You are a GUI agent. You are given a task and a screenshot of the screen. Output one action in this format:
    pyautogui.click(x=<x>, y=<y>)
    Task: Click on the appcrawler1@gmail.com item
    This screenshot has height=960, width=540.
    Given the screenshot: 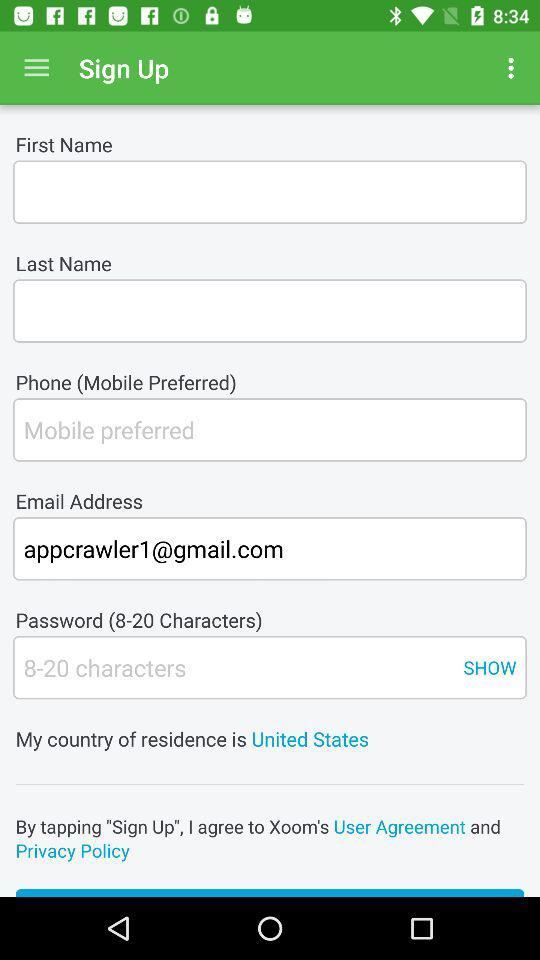 What is the action you would take?
    pyautogui.click(x=270, y=548)
    